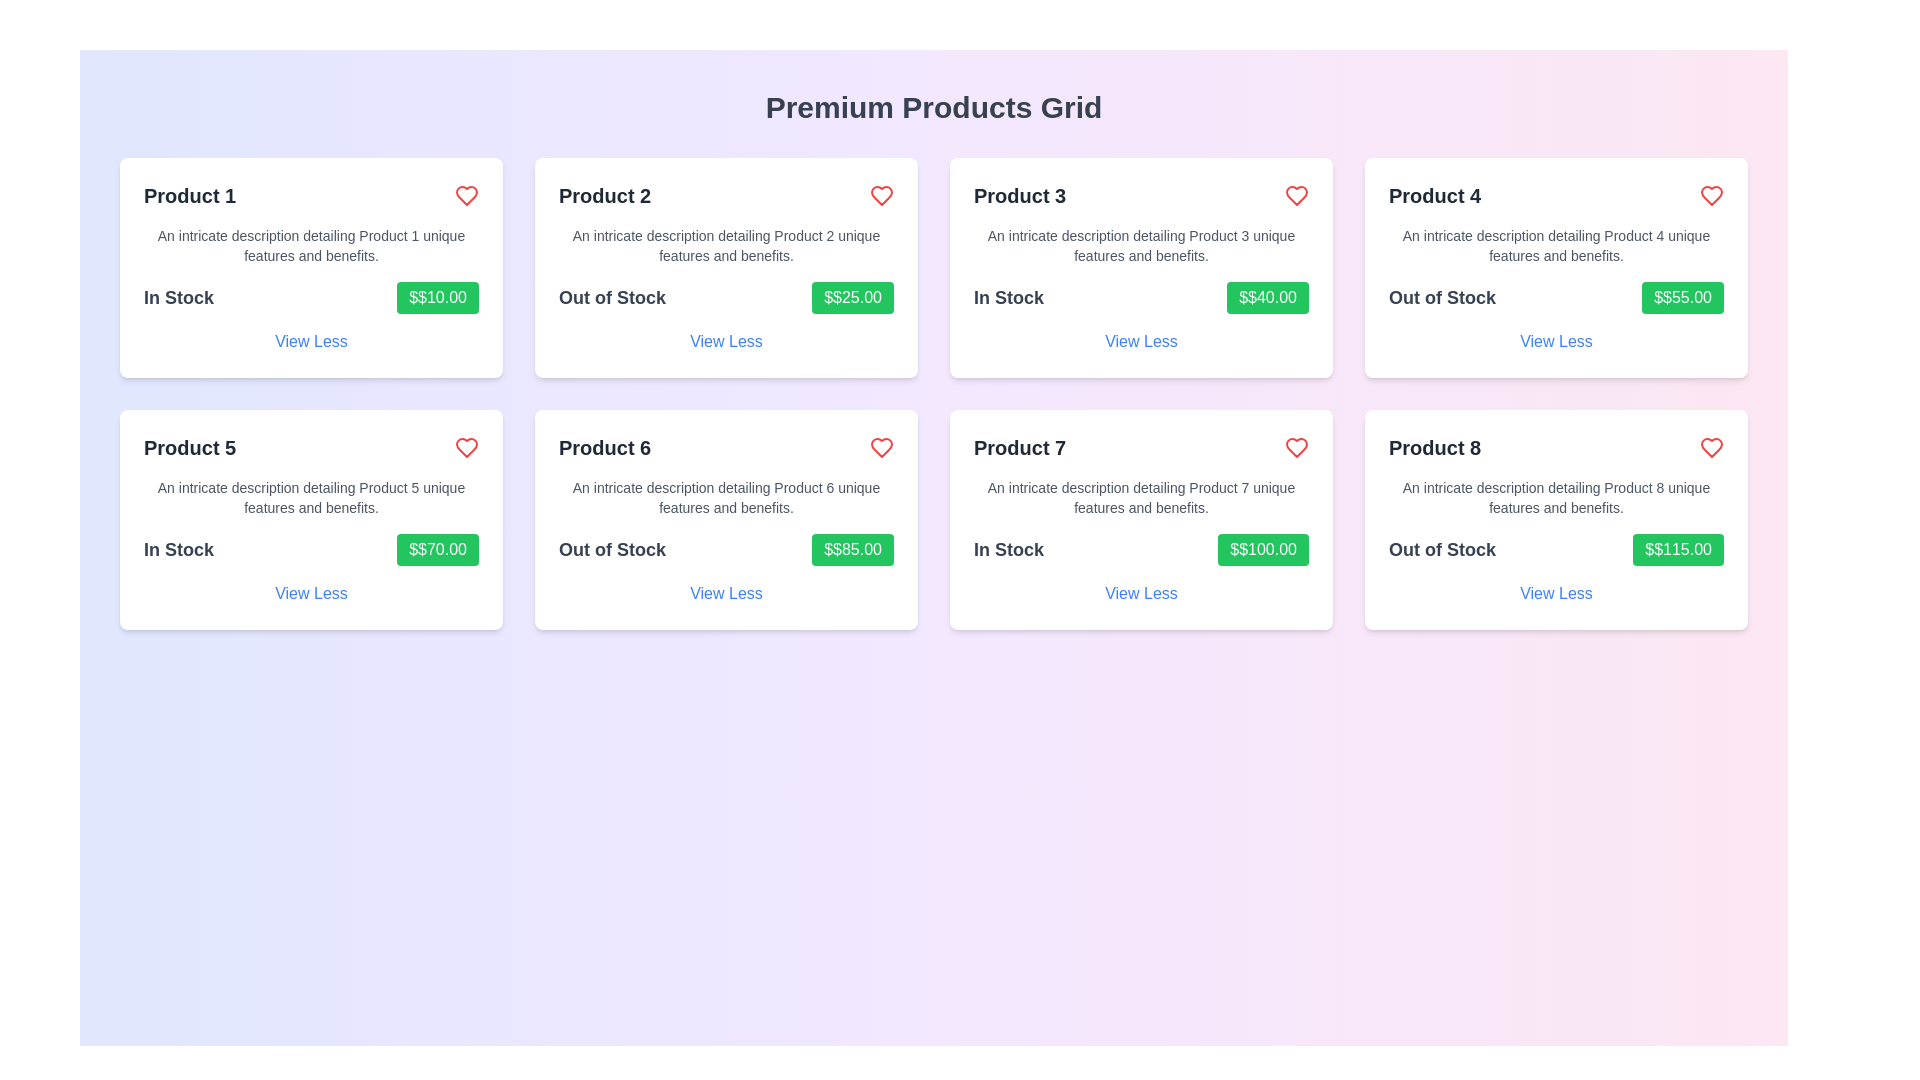  Describe the element at coordinates (1434, 196) in the screenshot. I see `the 'Product 4' text label in bold and dark gray color located in the top section of the fourth product card` at that location.